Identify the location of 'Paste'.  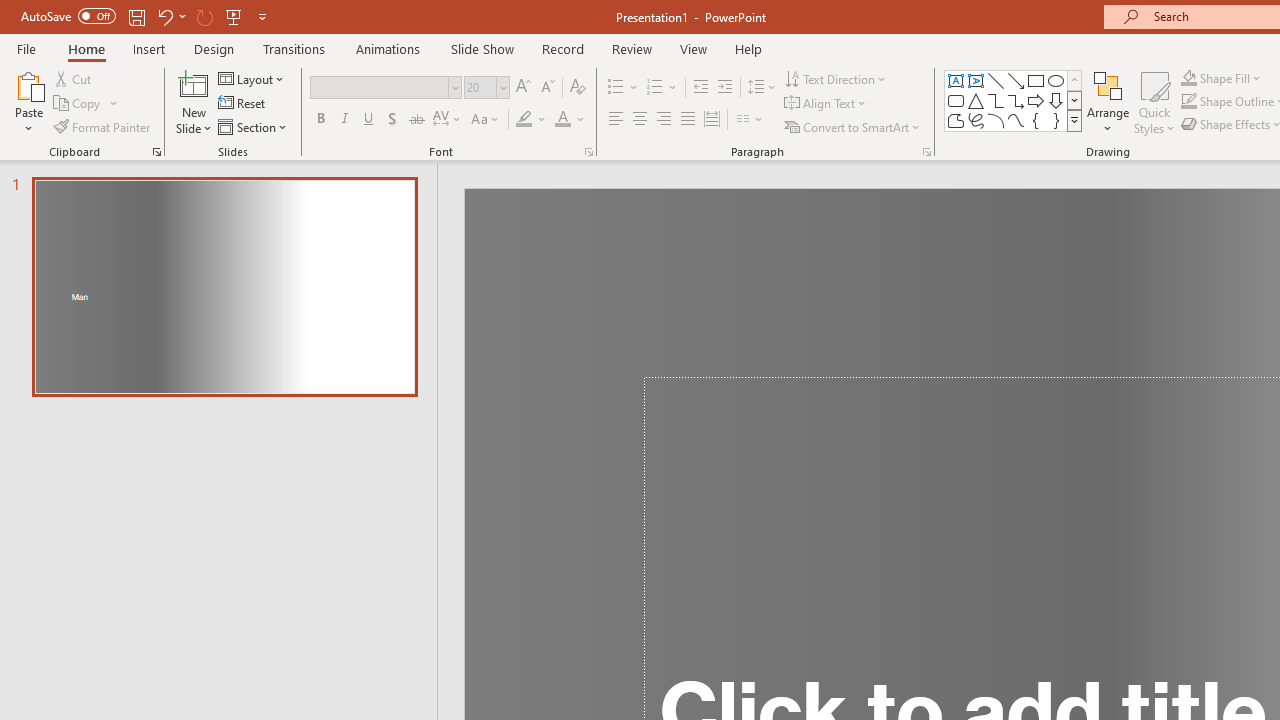
(28, 84).